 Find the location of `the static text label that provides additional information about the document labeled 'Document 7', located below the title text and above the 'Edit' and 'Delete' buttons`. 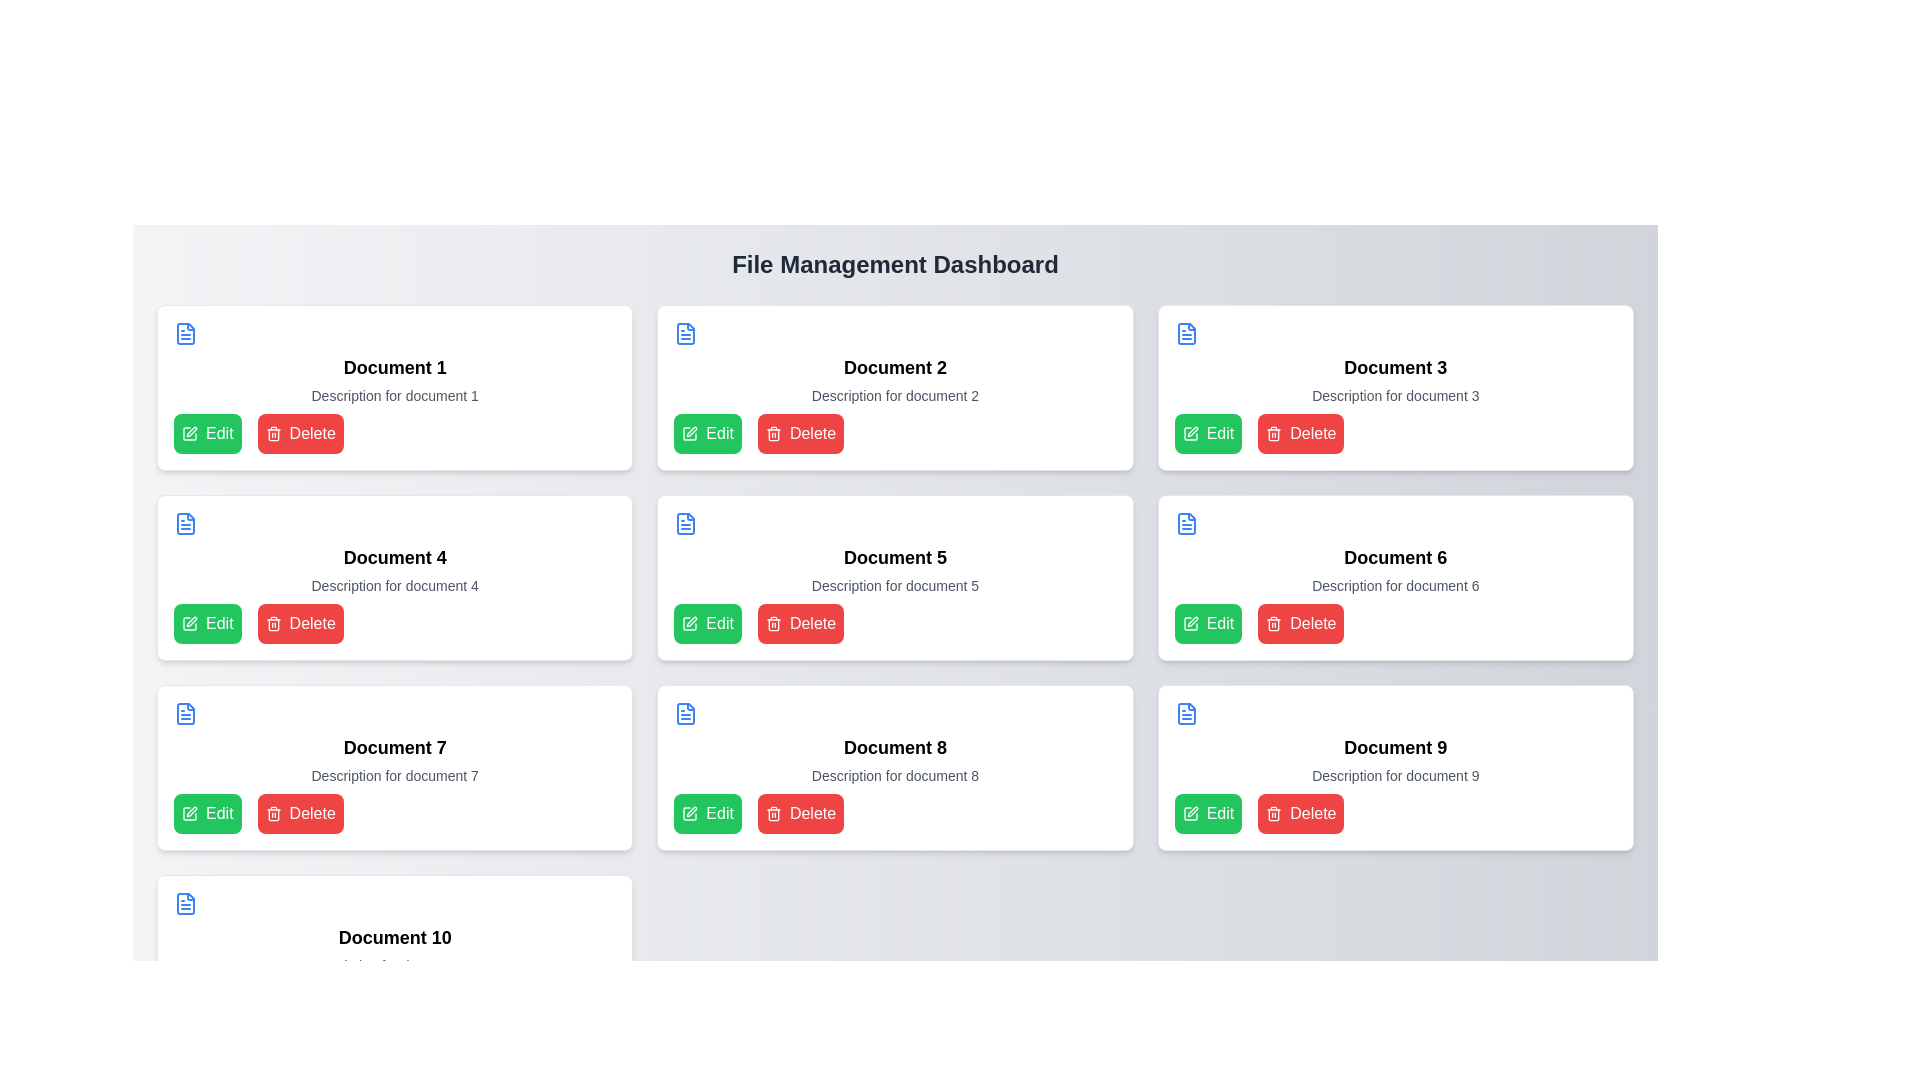

the static text label that provides additional information about the document labeled 'Document 7', located below the title text and above the 'Edit' and 'Delete' buttons is located at coordinates (395, 774).